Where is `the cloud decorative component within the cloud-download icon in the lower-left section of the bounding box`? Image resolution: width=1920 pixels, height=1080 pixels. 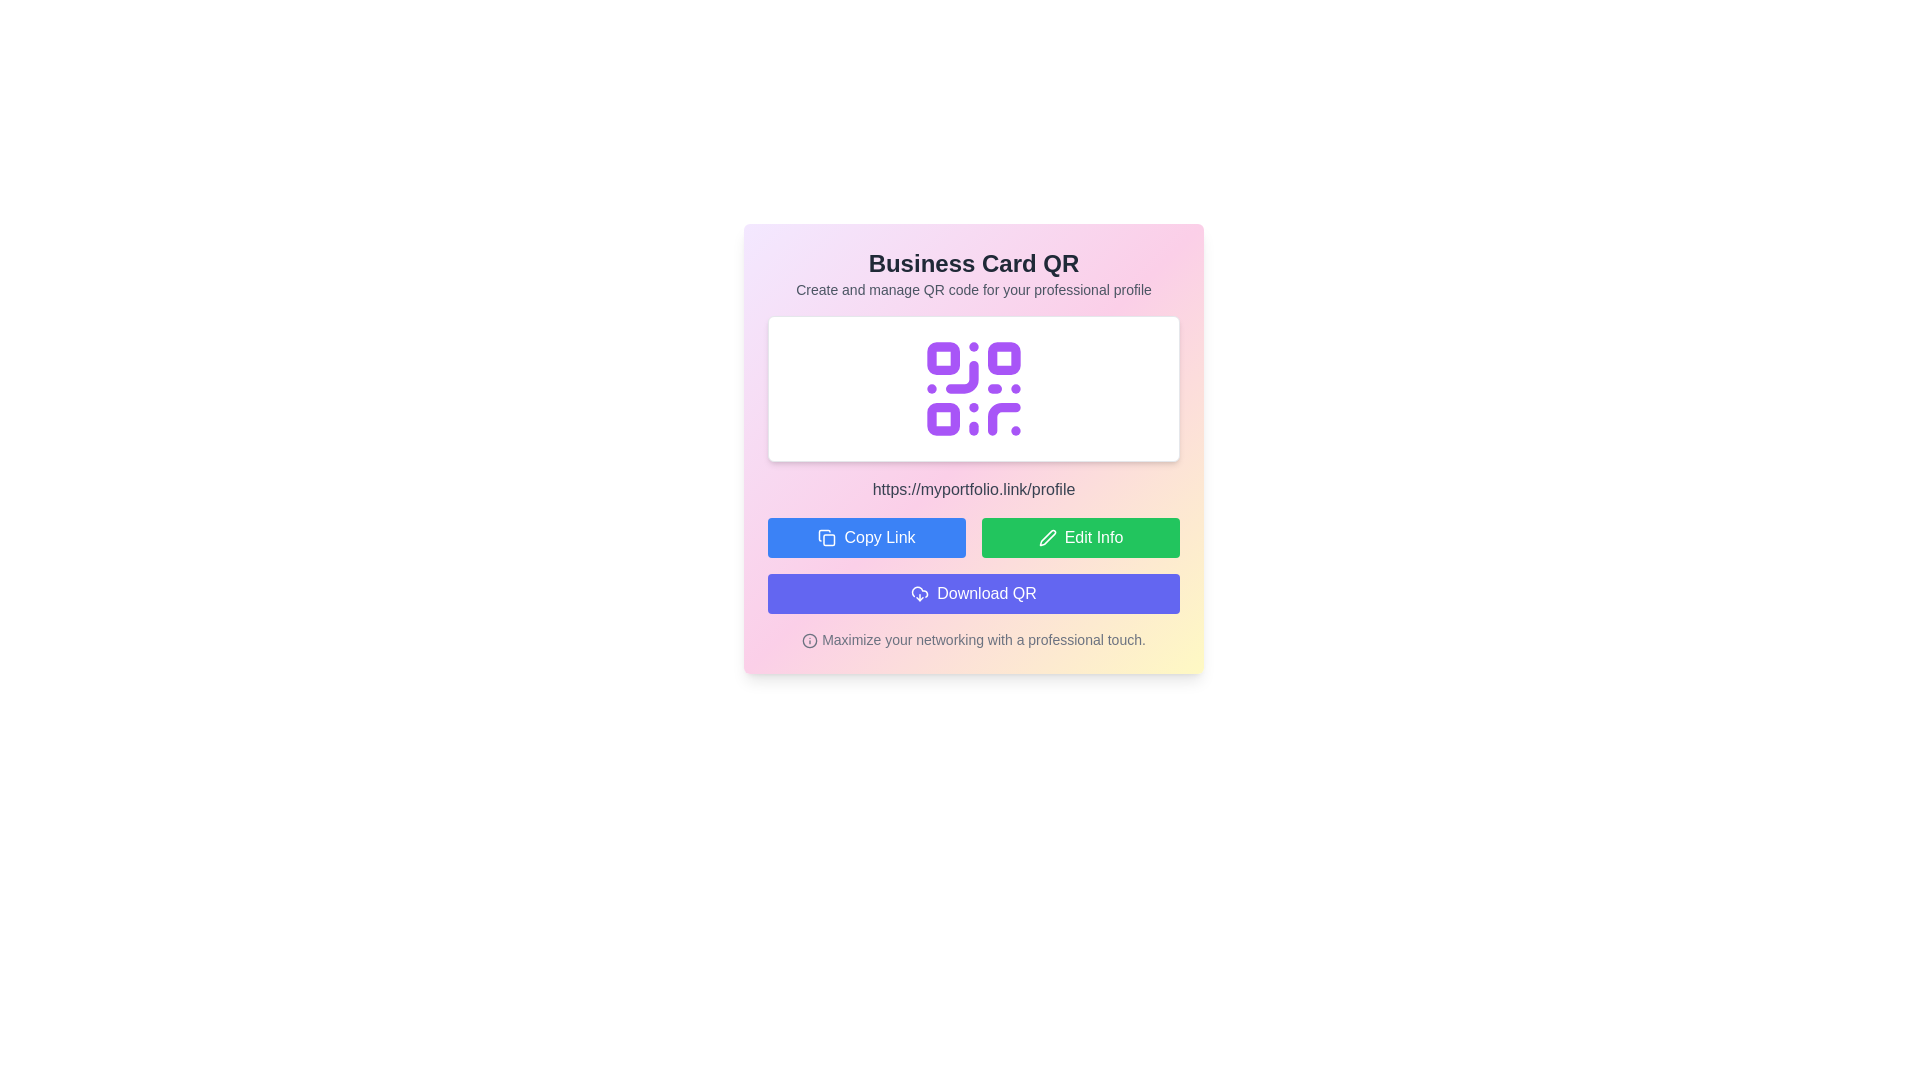 the cloud decorative component within the cloud-download icon in the lower-left section of the bounding box is located at coordinates (919, 591).